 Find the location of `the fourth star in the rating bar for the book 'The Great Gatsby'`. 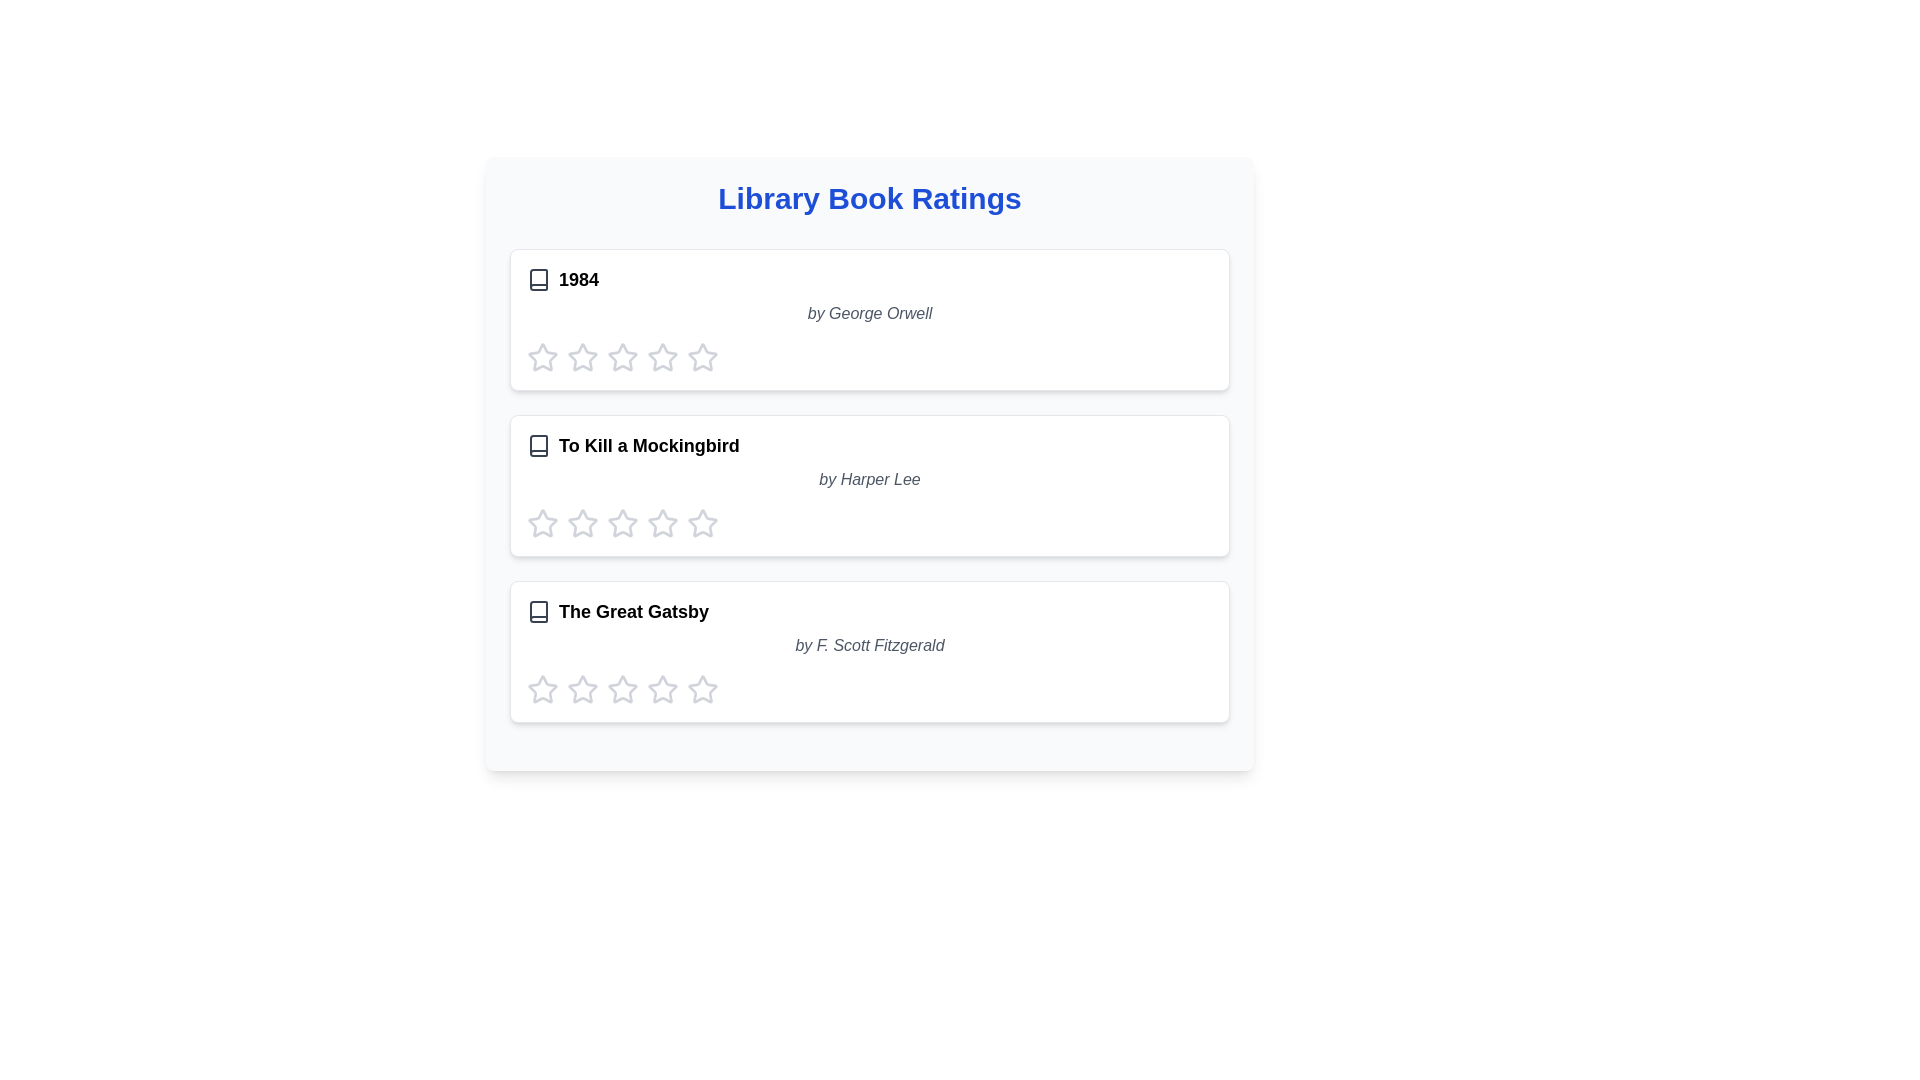

the fourth star in the rating bar for the book 'The Great Gatsby' is located at coordinates (622, 689).